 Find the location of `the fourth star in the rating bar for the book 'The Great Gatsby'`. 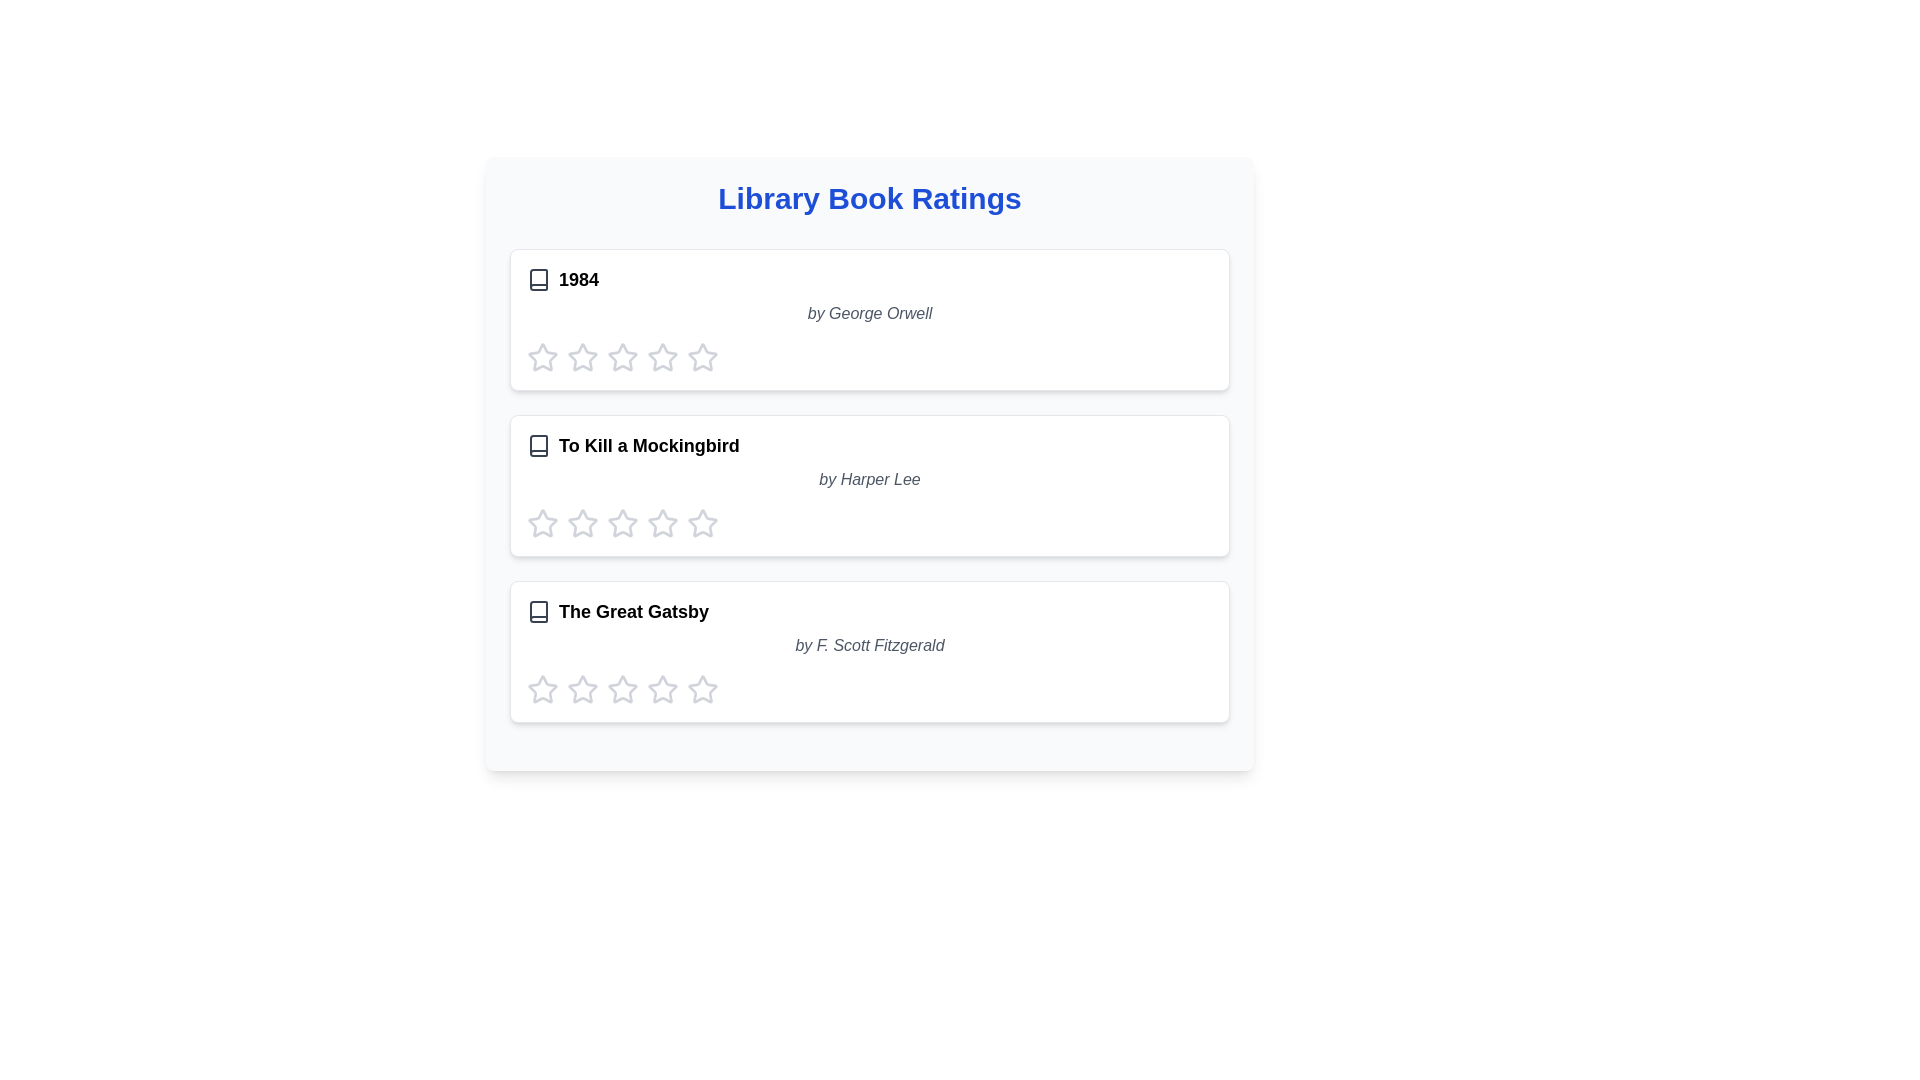

the fourth star in the rating bar for the book 'The Great Gatsby' is located at coordinates (622, 689).